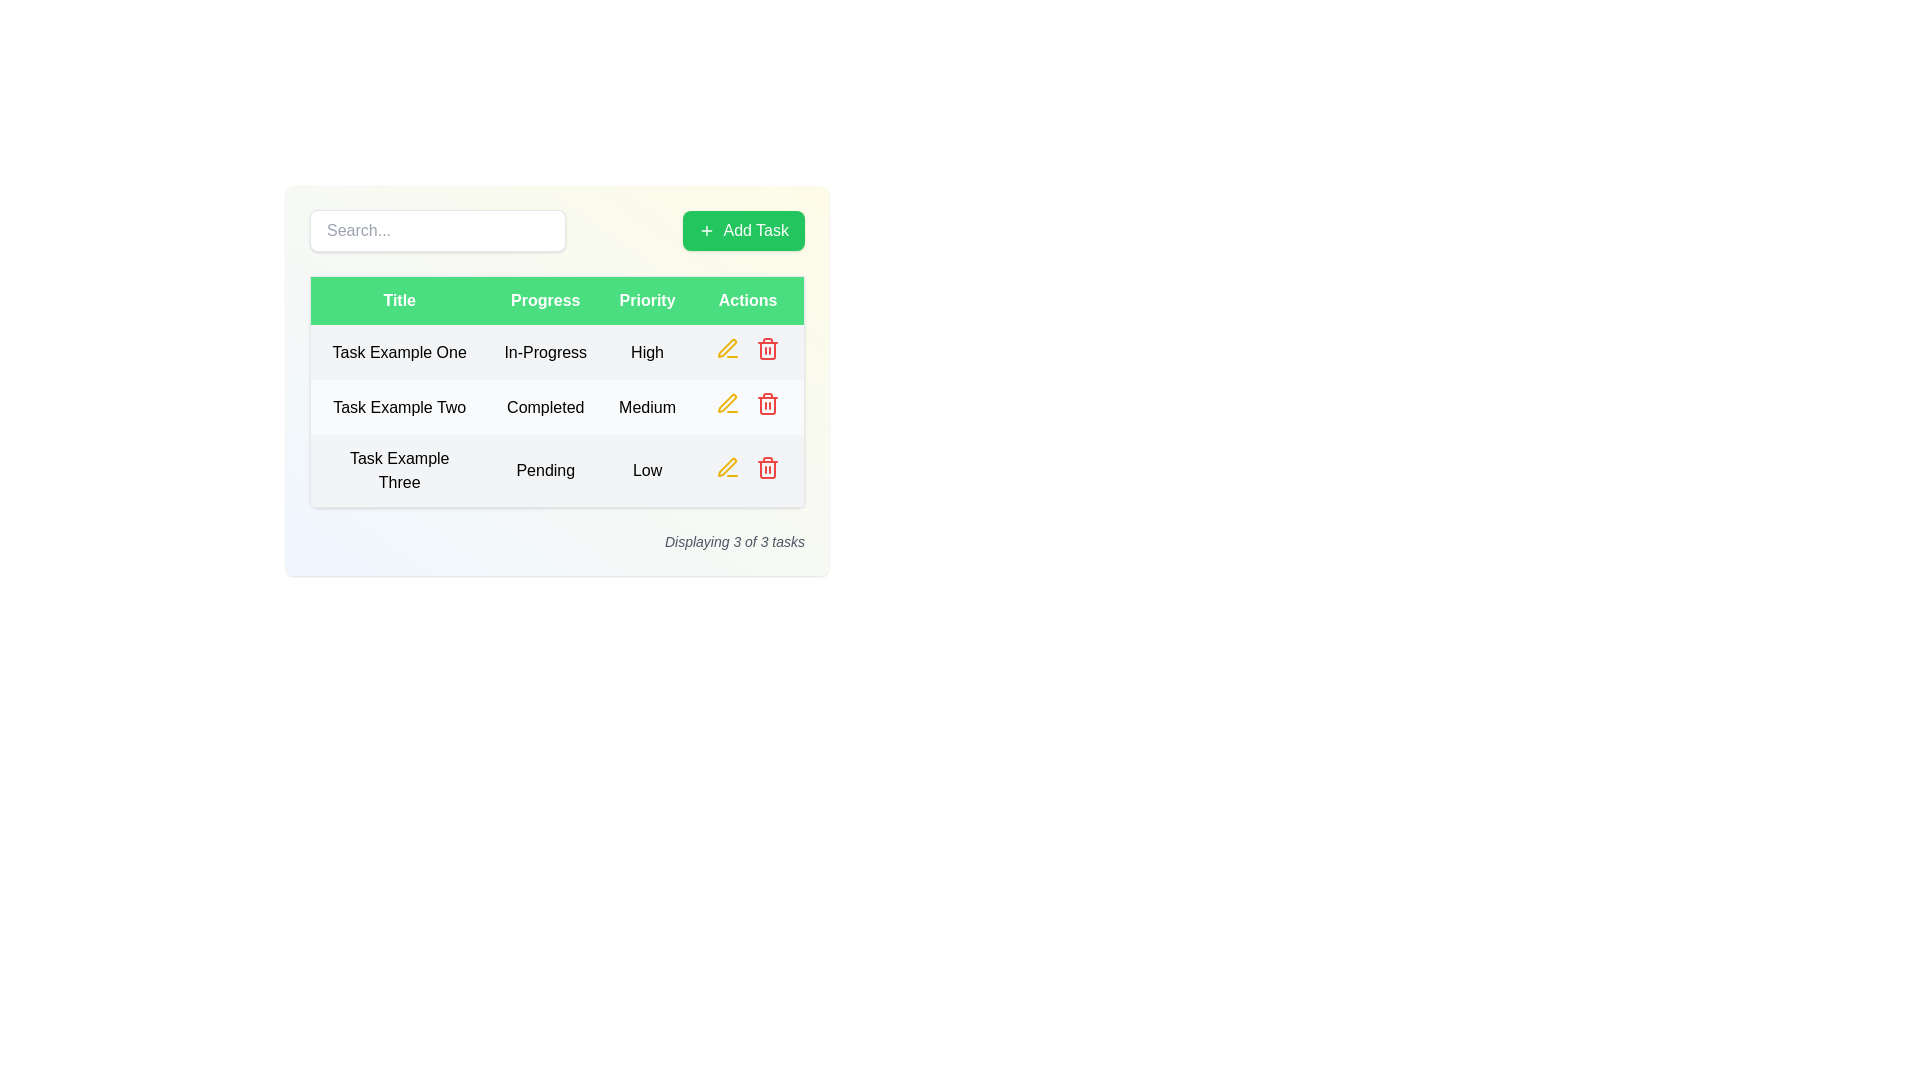 Image resolution: width=1920 pixels, height=1080 pixels. What do you see at coordinates (647, 406) in the screenshot?
I see `the Text label that displays the priority status of a task located in the third column of the second row of the table, positioned to the right of the 'Completed' label and above the 'Low' label` at bounding box center [647, 406].